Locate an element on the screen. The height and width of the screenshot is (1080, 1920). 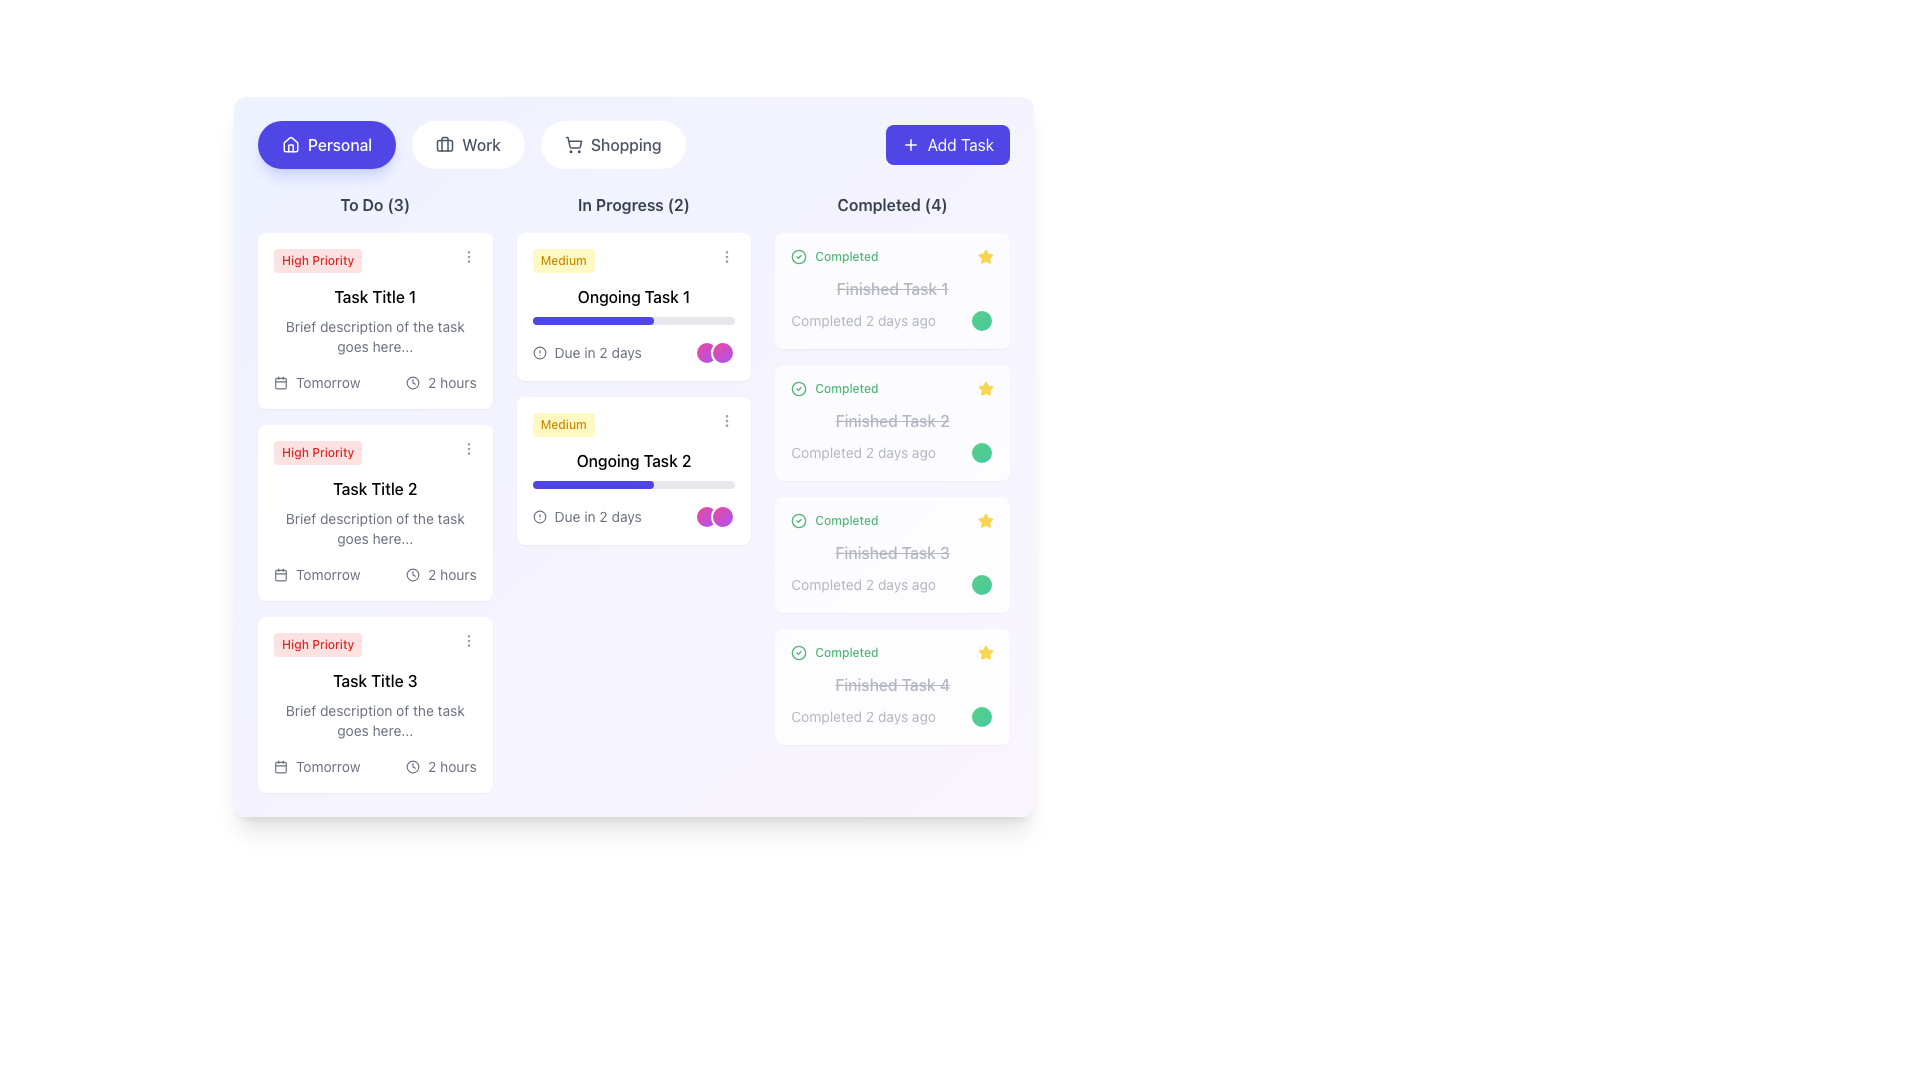
the 'Personal' text label within the navigational button to trigger any associated effects is located at coordinates (340, 144).